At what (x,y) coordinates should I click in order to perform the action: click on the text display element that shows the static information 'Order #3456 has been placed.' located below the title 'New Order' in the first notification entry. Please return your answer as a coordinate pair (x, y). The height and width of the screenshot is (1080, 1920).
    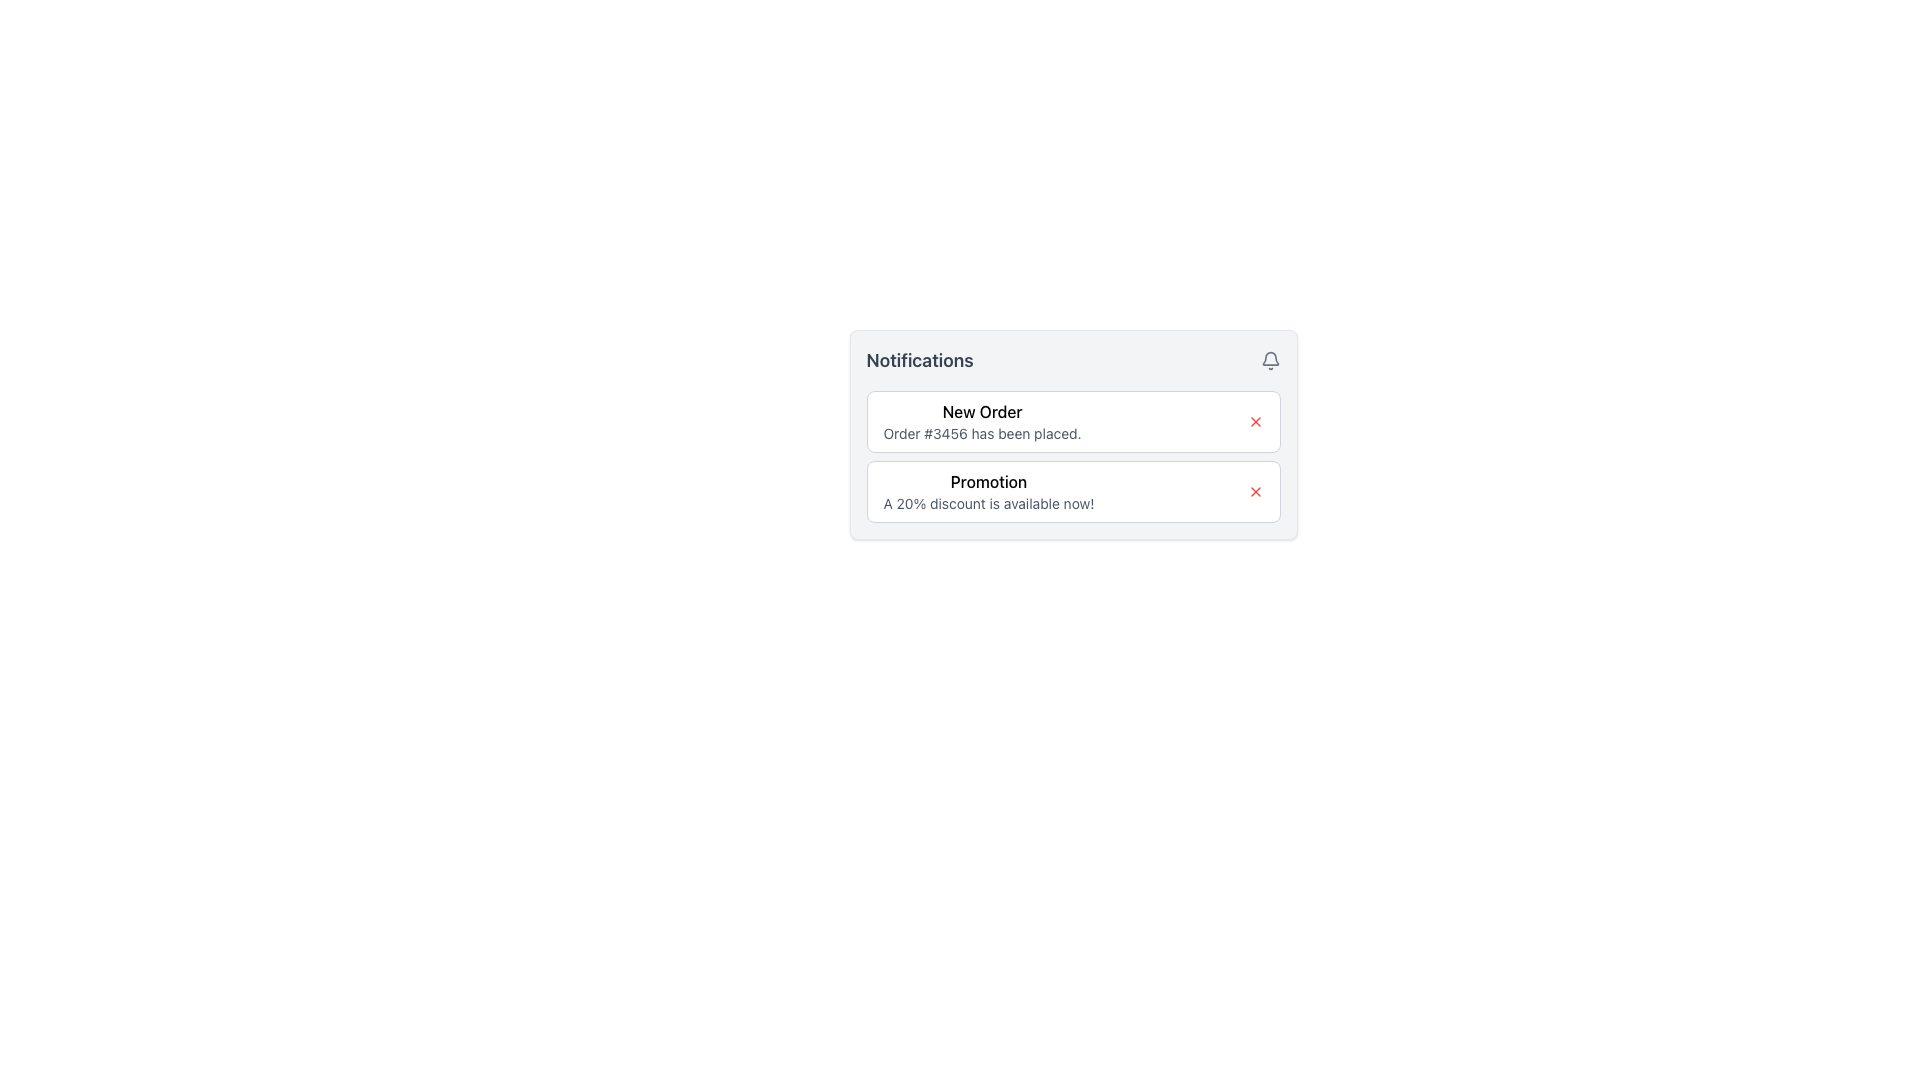
    Looking at the image, I should click on (982, 433).